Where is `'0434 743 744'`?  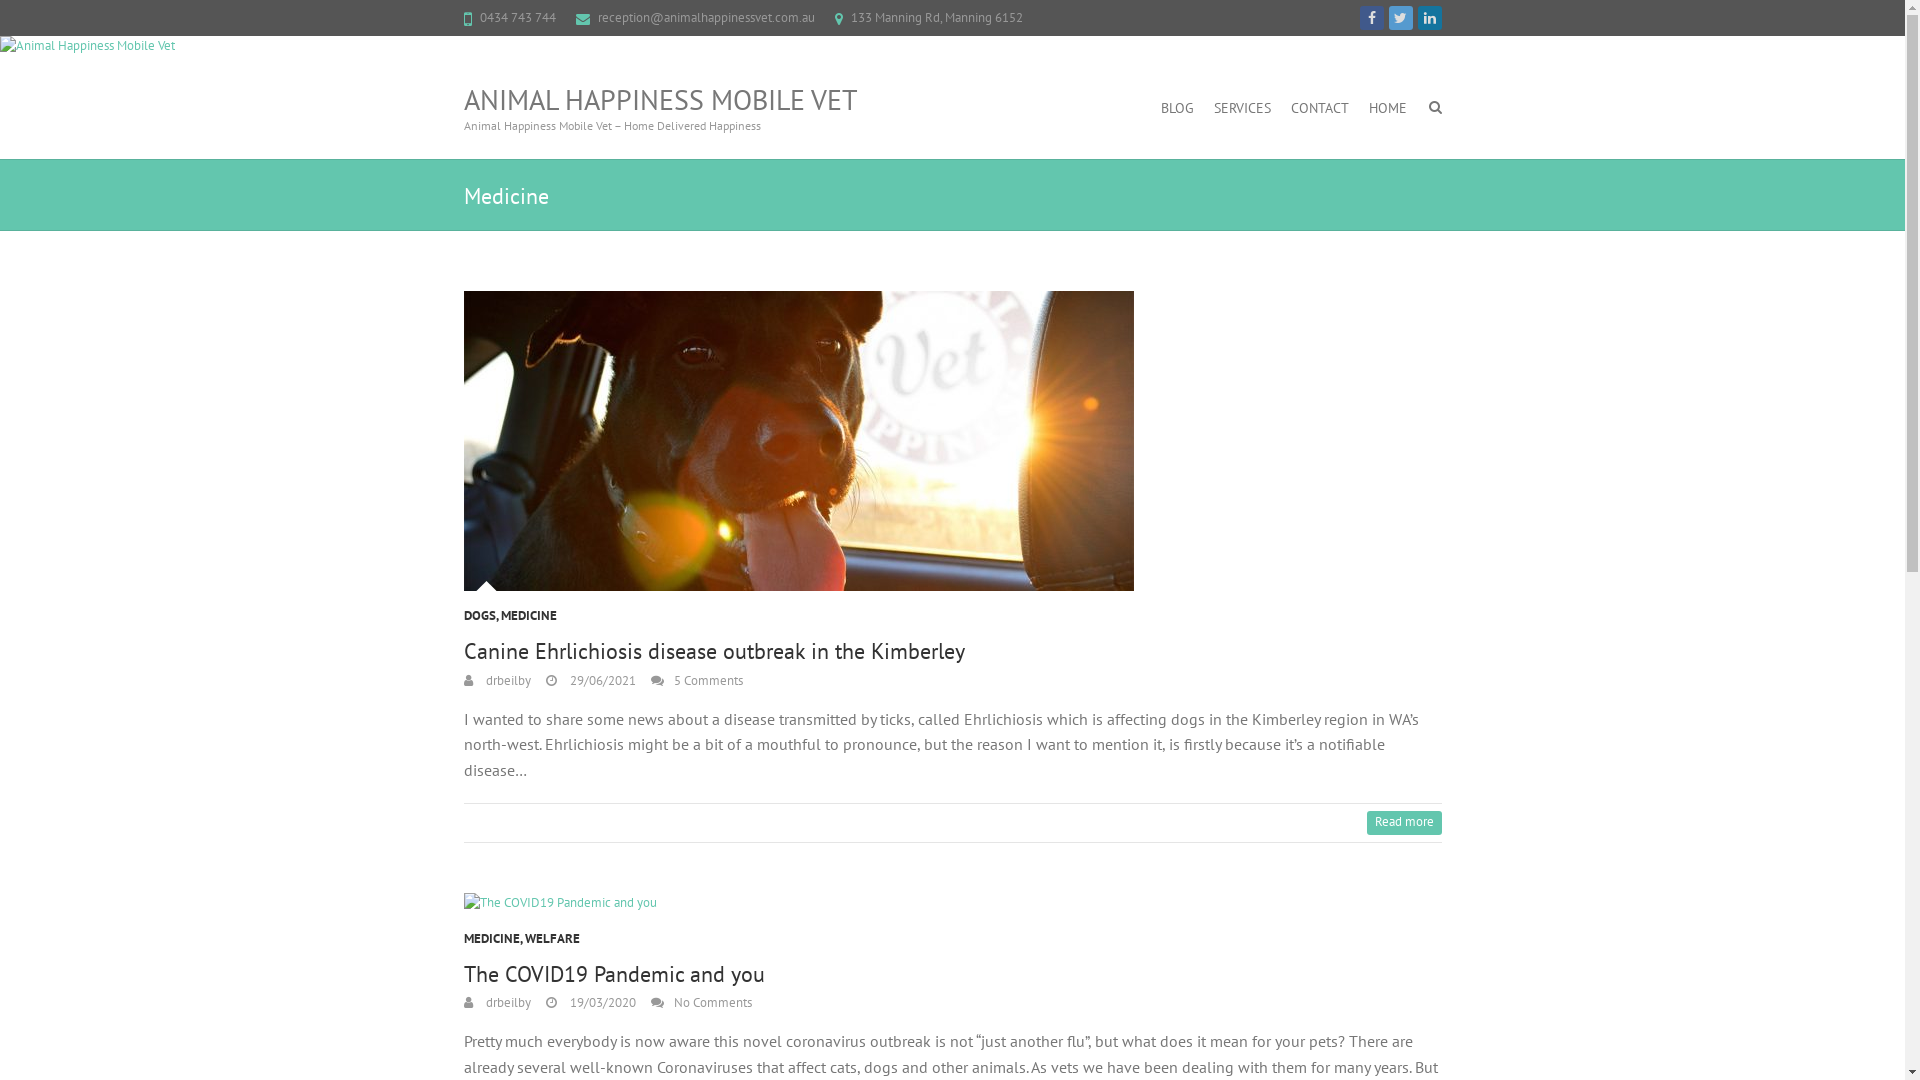
'0434 743 744' is located at coordinates (480, 17).